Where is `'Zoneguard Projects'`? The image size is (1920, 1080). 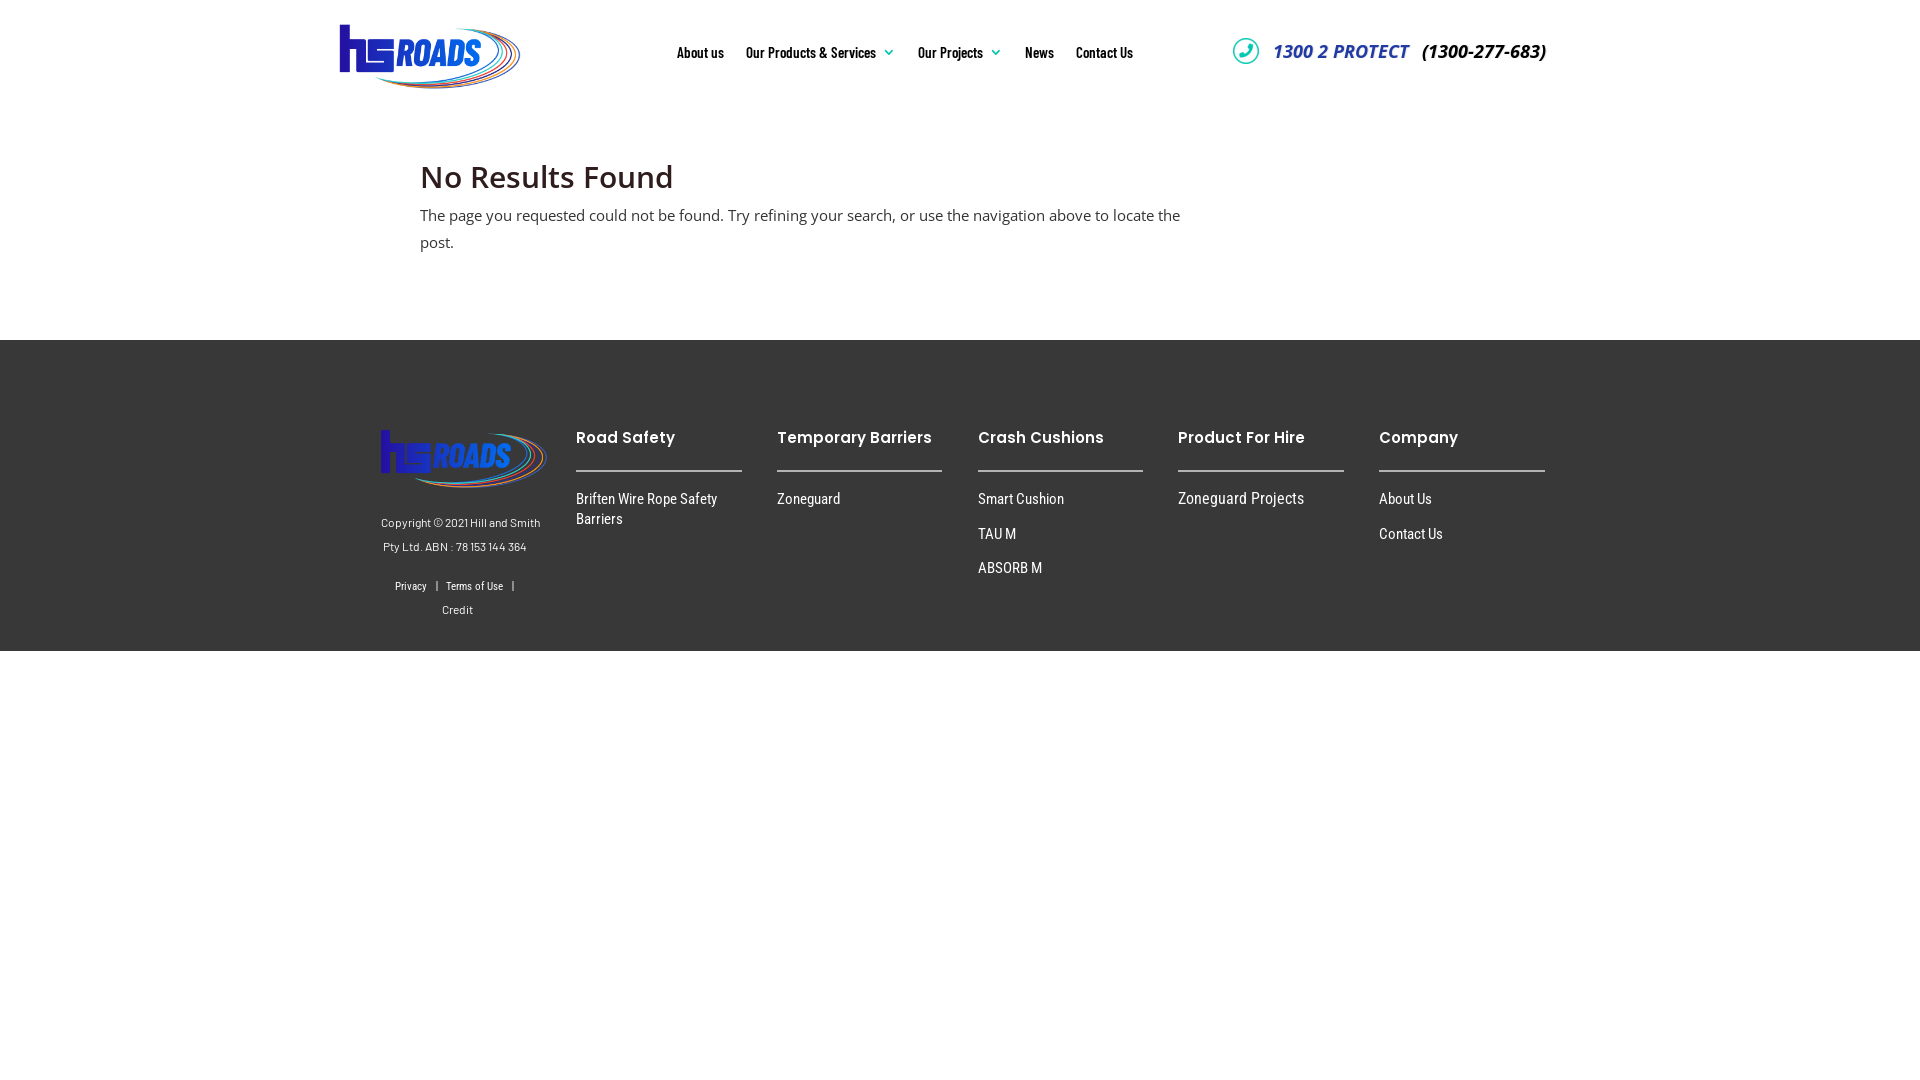 'Zoneguard Projects' is located at coordinates (1177, 497).